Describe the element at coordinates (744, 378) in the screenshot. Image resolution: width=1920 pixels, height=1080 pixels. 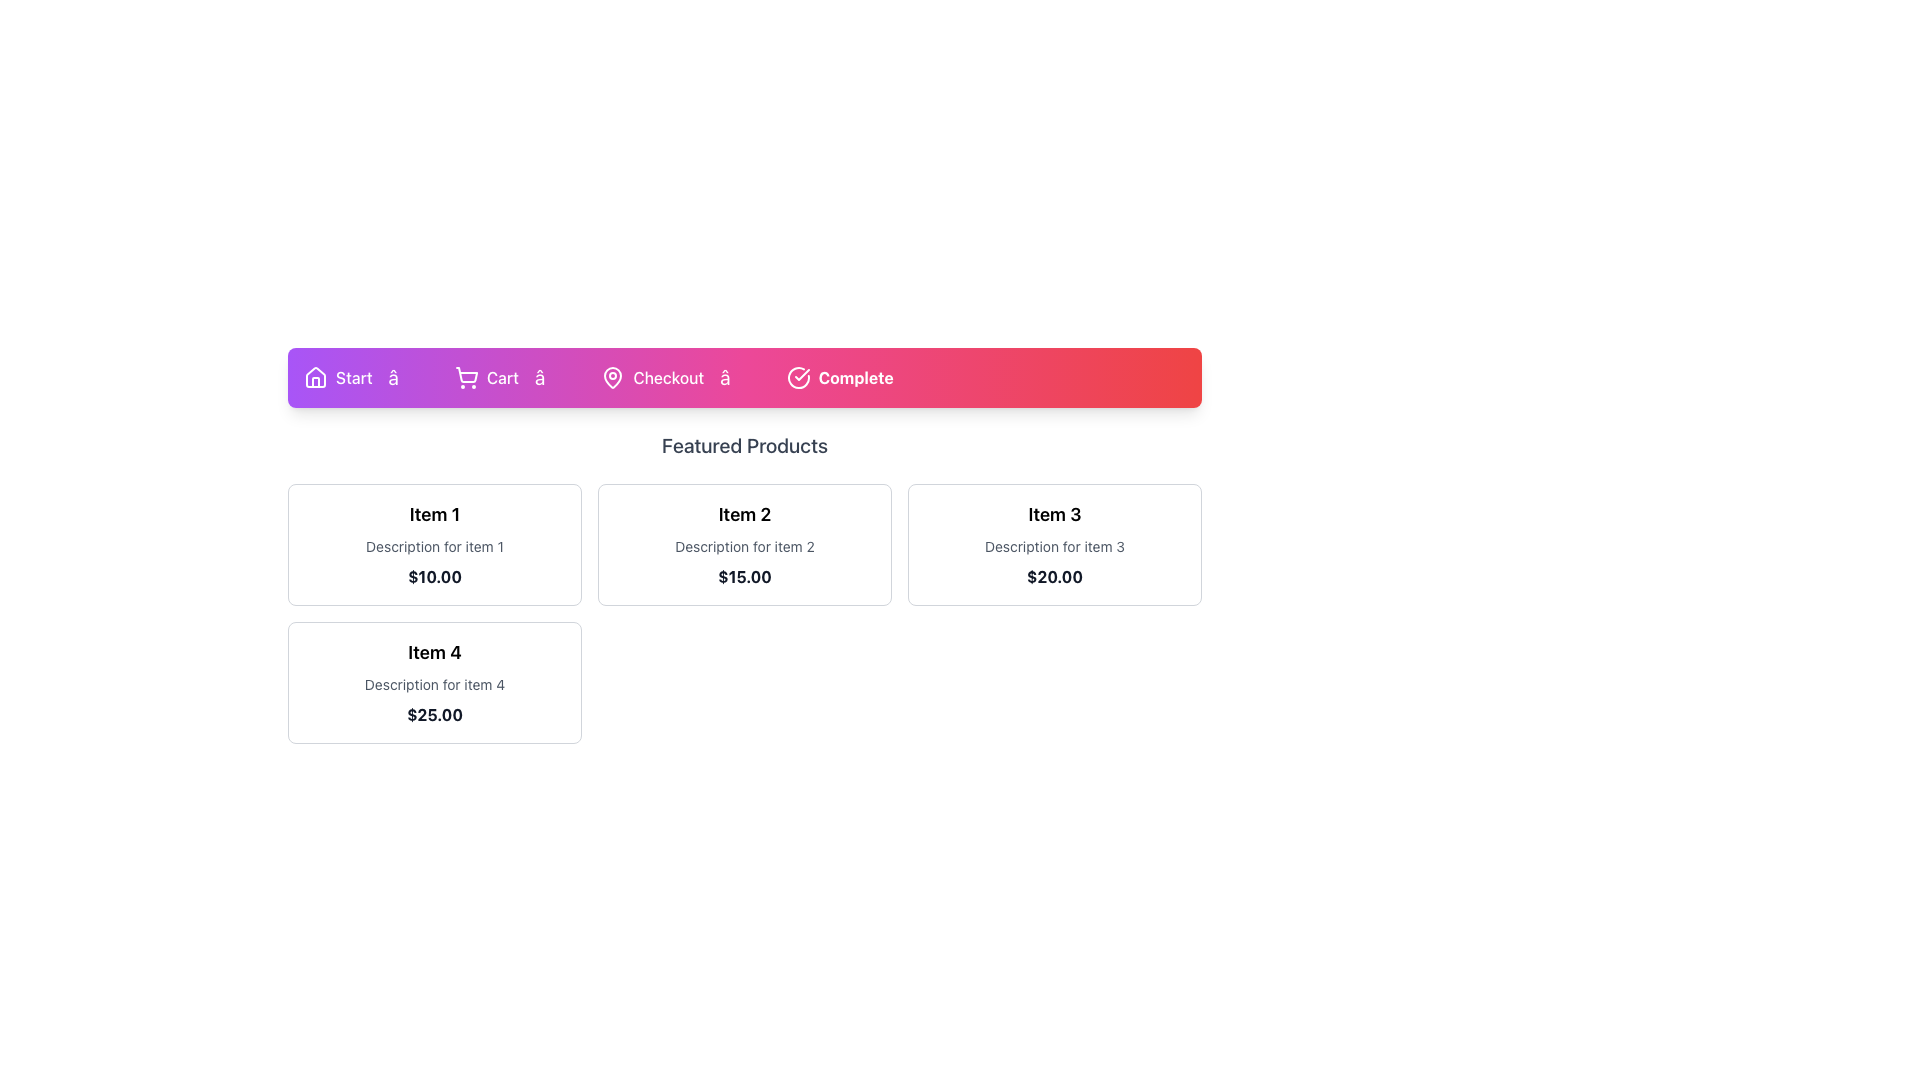
I see `the arrow symbol (â†’) in the navigation bar, which is styled in a larger font and positioned between 'Checkout' and 'Complete'` at that location.